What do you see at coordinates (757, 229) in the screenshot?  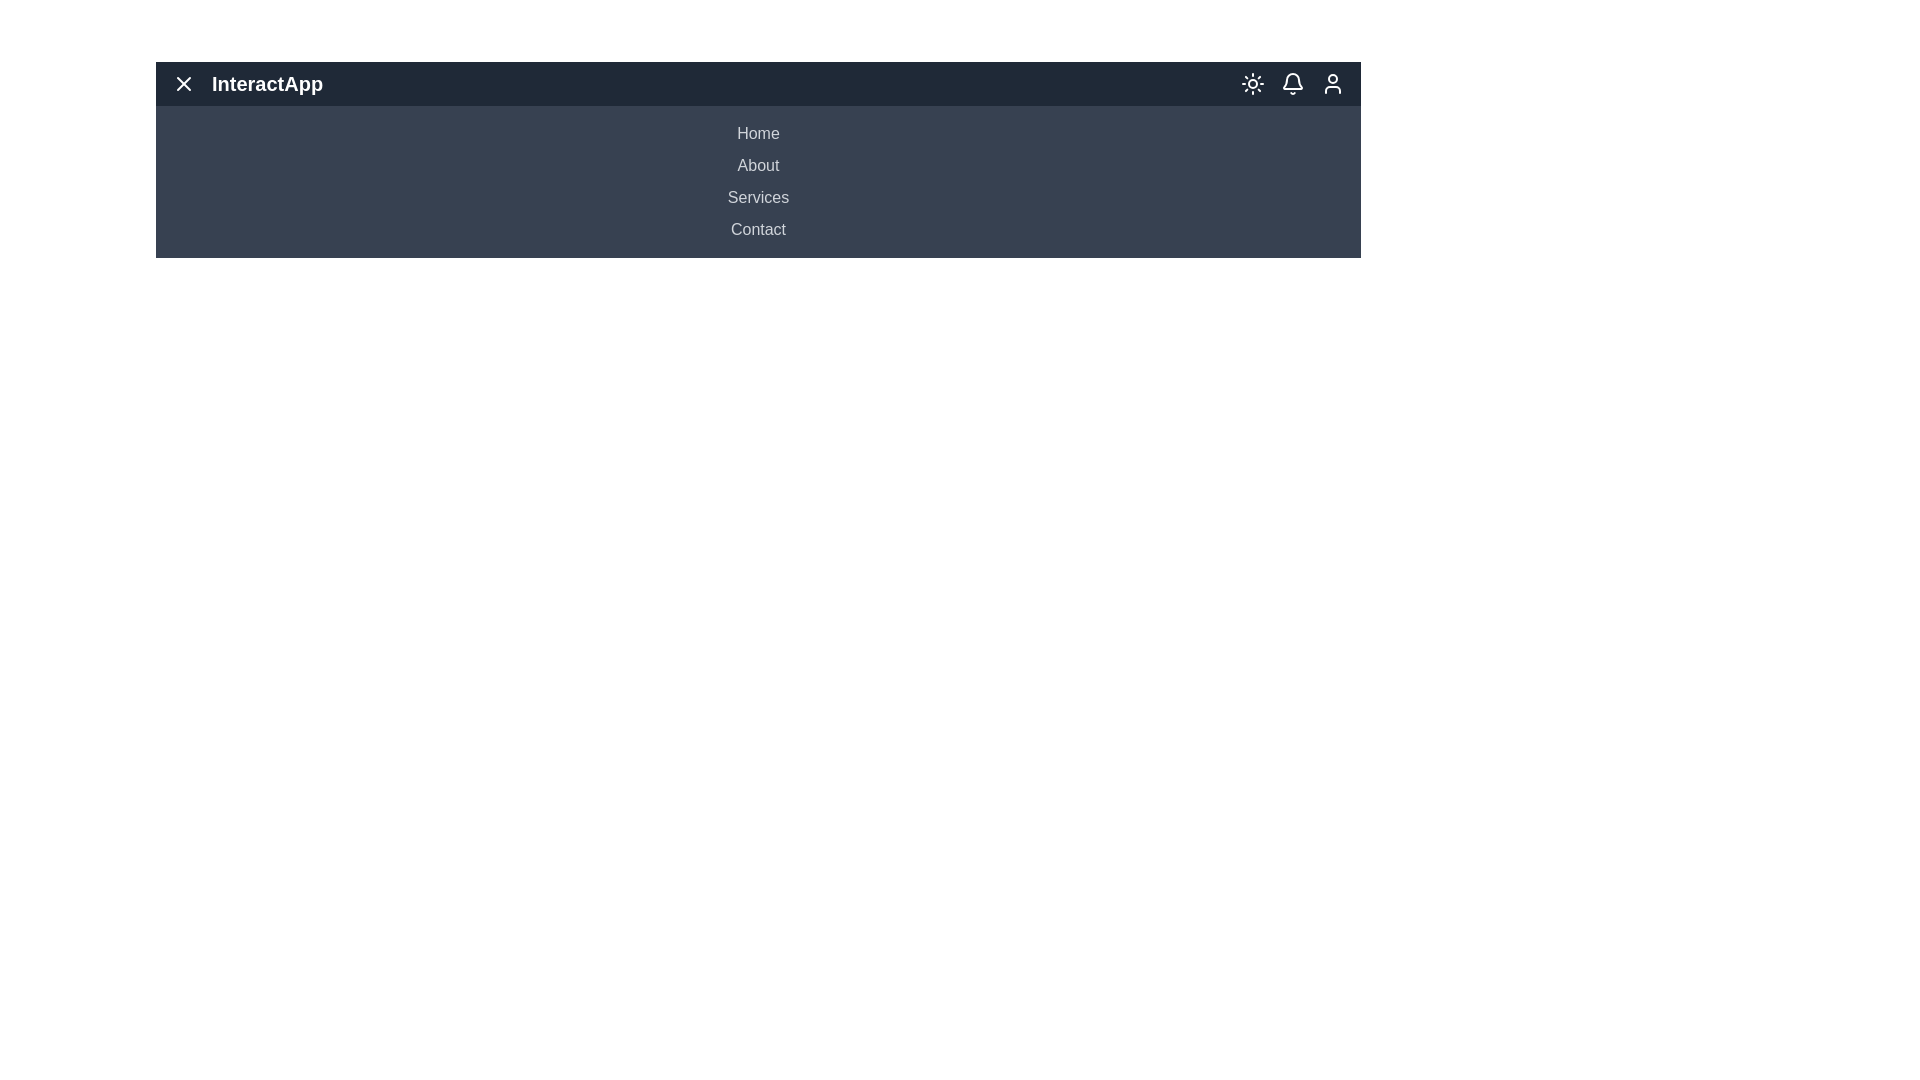 I see `the menu item Contact to navigate to the respective section` at bounding box center [757, 229].